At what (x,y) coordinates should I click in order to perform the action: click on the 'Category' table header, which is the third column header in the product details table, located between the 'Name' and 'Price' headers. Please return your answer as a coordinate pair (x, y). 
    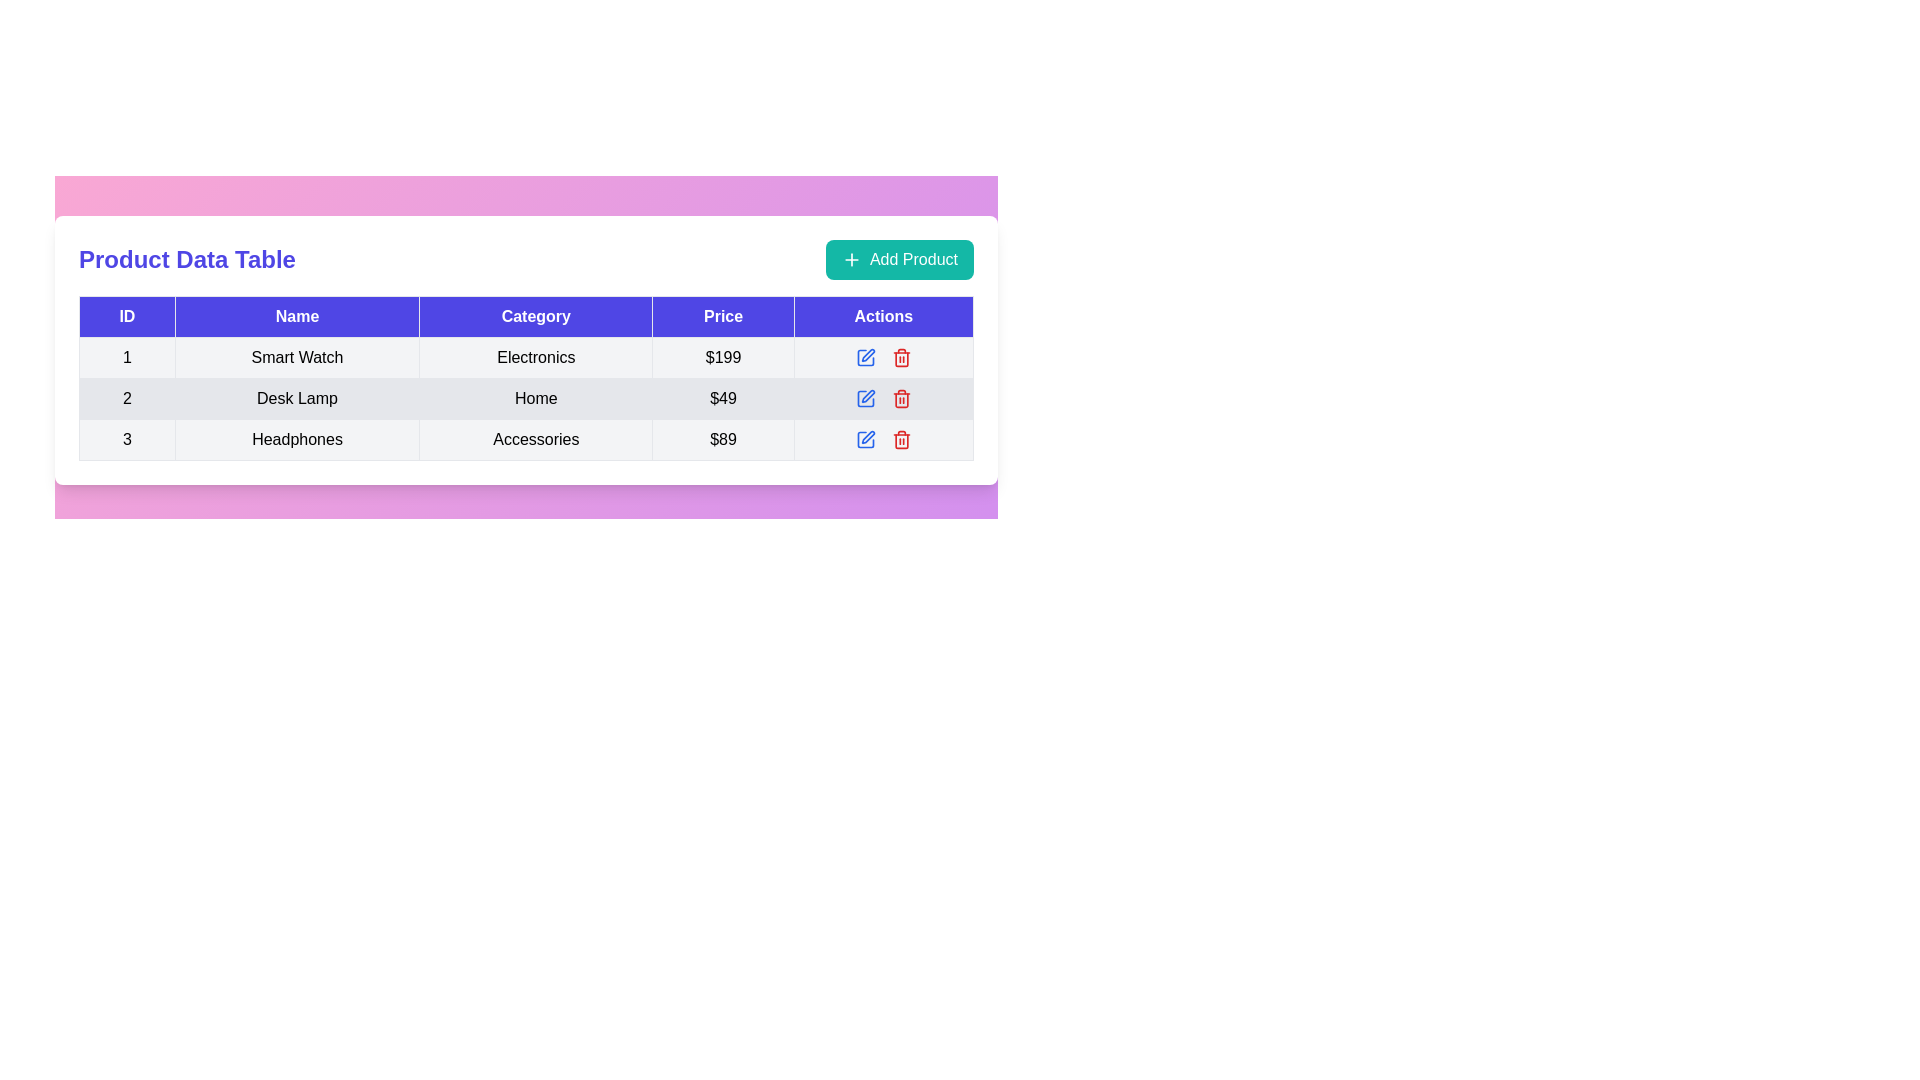
    Looking at the image, I should click on (526, 315).